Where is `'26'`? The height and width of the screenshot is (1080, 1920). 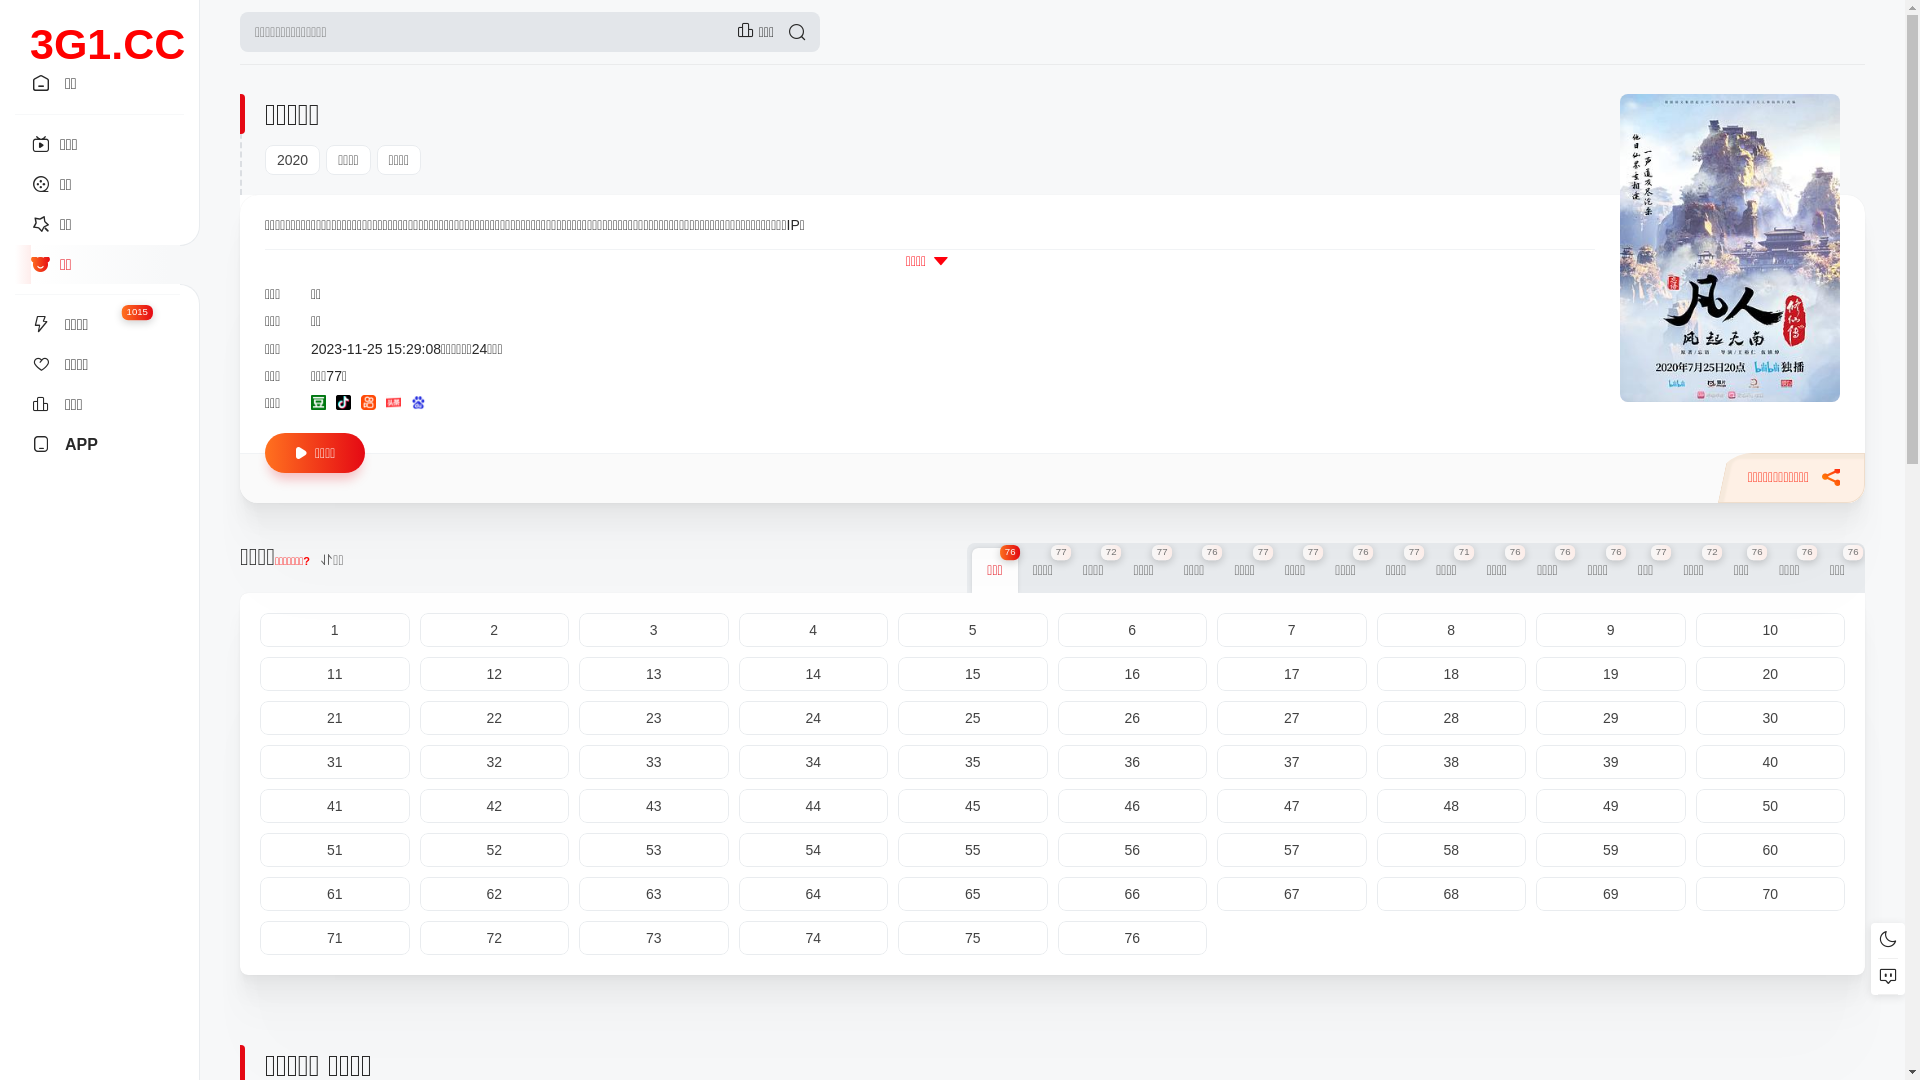
'26' is located at coordinates (1056, 716).